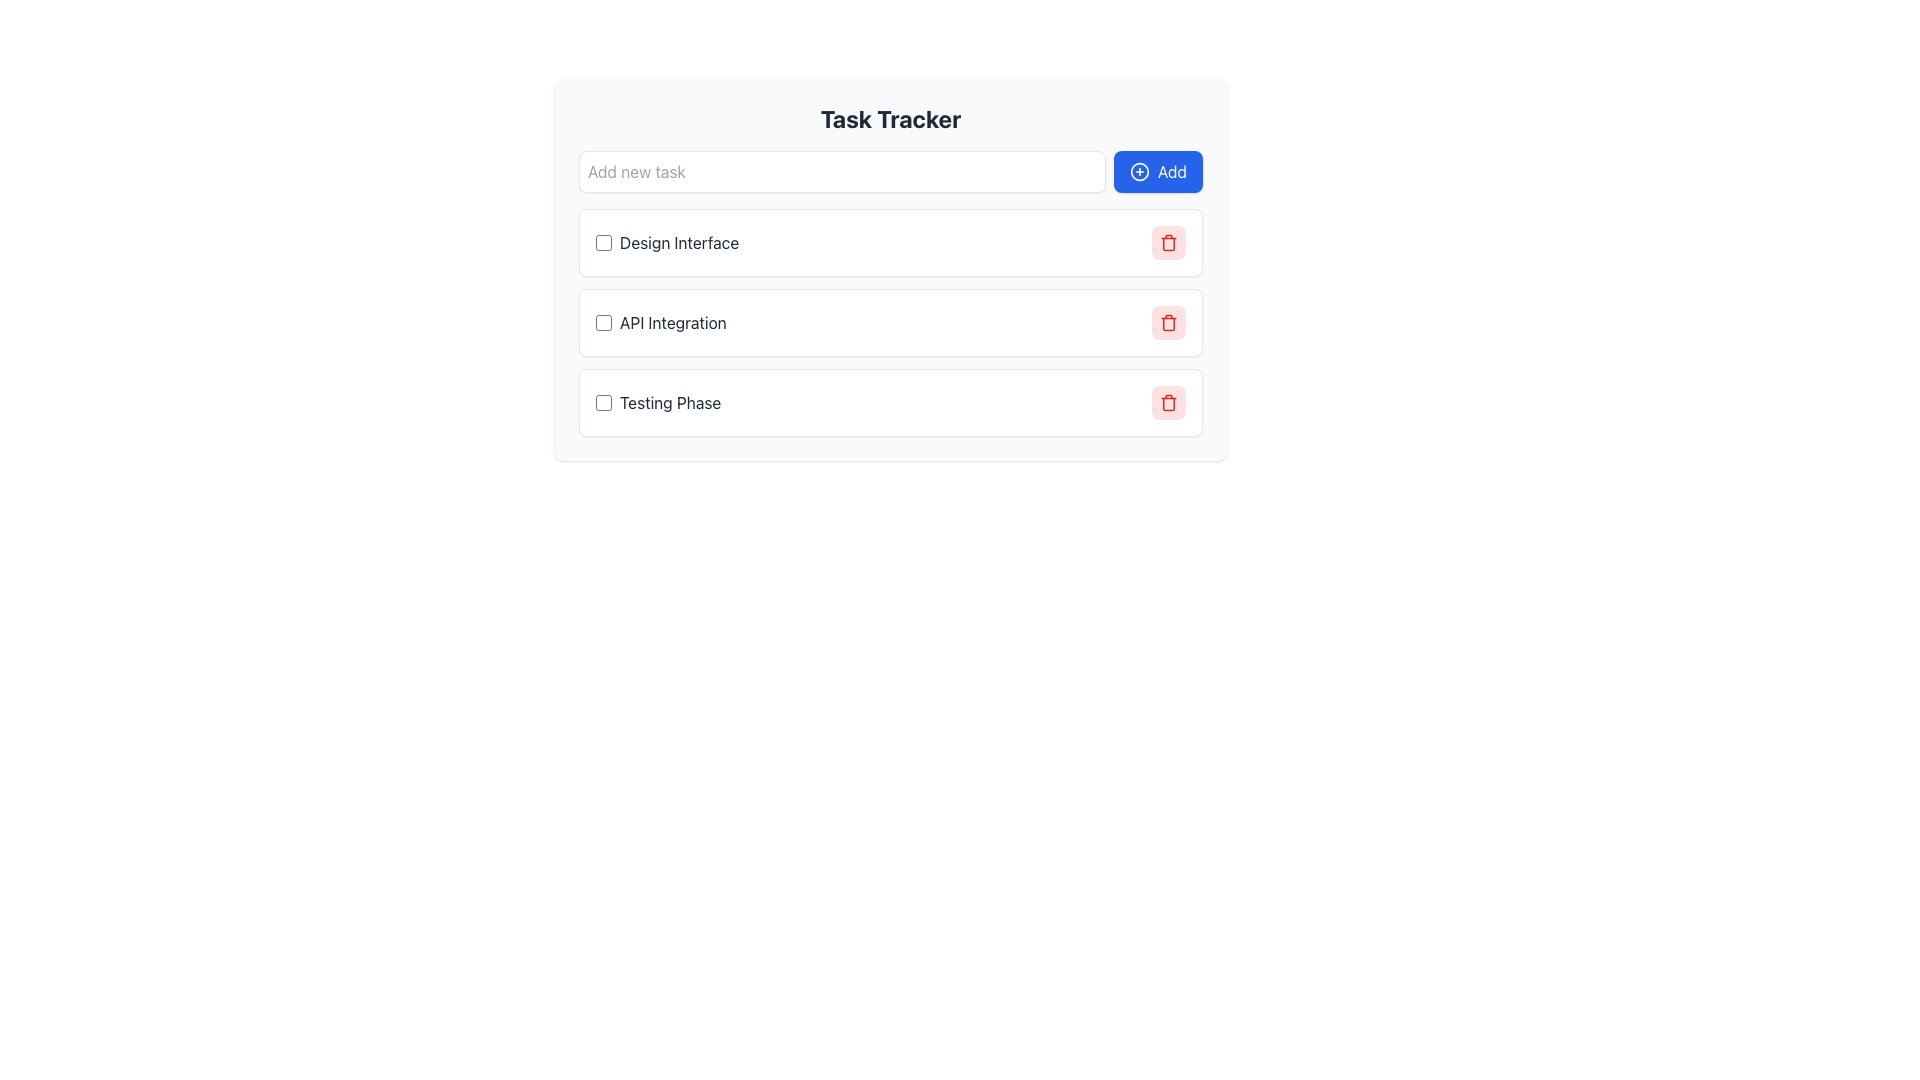 This screenshot has width=1920, height=1080. I want to click on the small rectangular button with a red background and trash bin icon, so click(1169, 402).